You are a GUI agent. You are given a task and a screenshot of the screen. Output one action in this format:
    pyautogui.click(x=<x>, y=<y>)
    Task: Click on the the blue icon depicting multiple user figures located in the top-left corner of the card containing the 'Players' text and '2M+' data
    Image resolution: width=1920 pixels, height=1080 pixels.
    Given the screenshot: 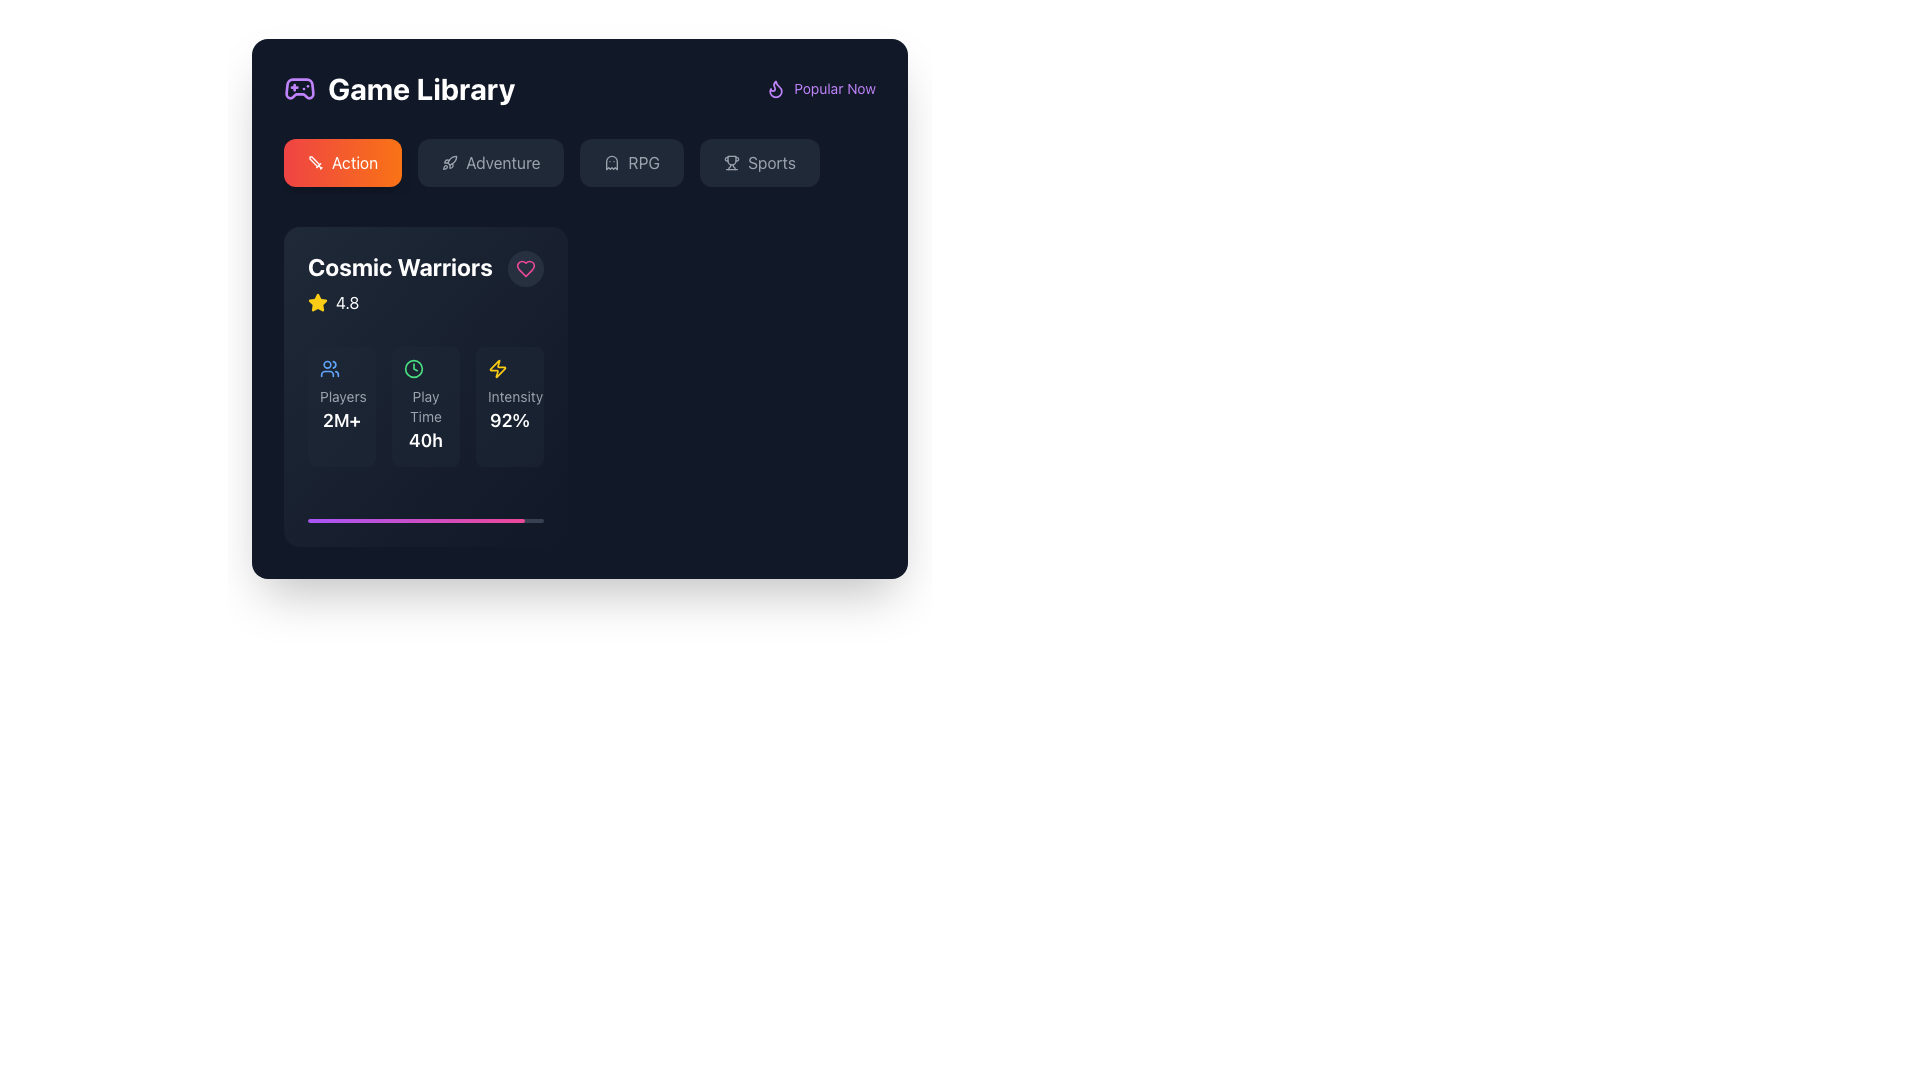 What is the action you would take?
    pyautogui.click(x=330, y=369)
    